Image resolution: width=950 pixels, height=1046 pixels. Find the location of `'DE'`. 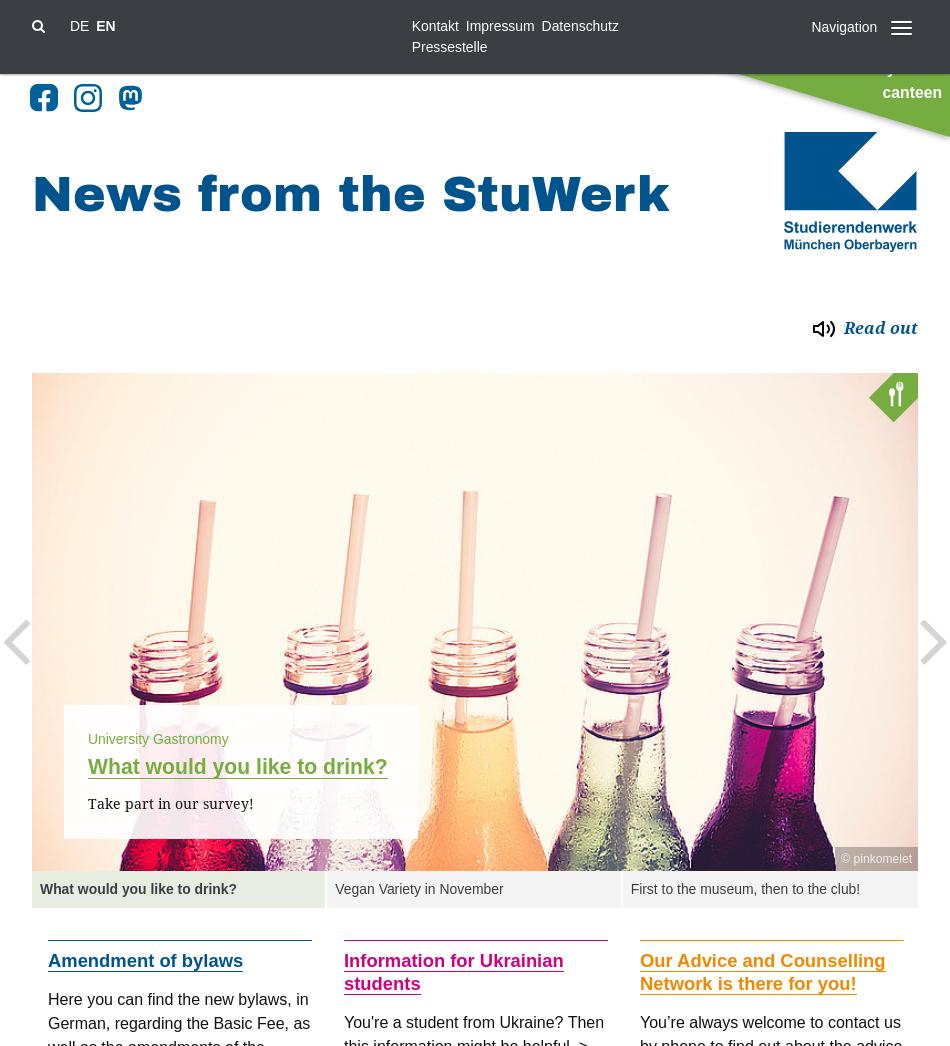

'DE' is located at coordinates (68, 25).